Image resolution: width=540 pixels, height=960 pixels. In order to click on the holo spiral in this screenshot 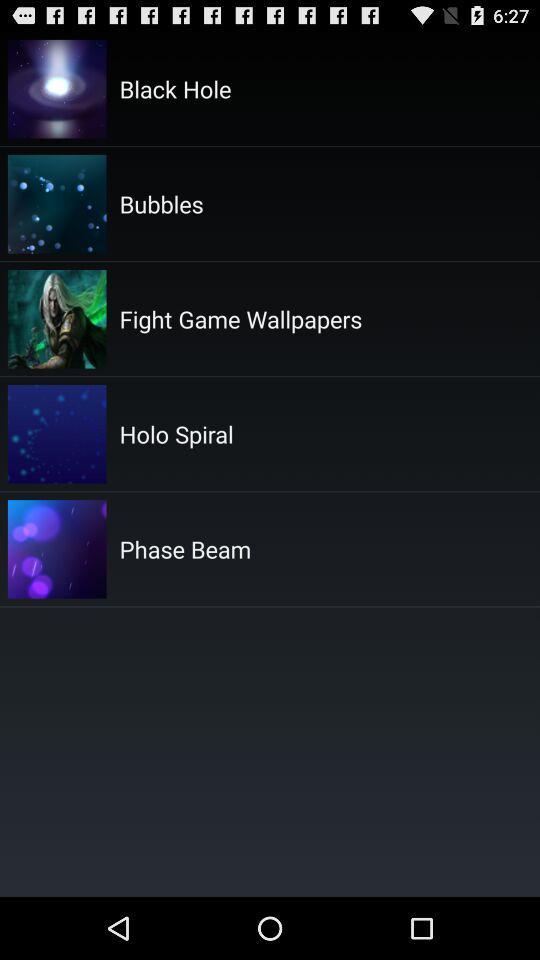, I will do `click(176, 434)`.